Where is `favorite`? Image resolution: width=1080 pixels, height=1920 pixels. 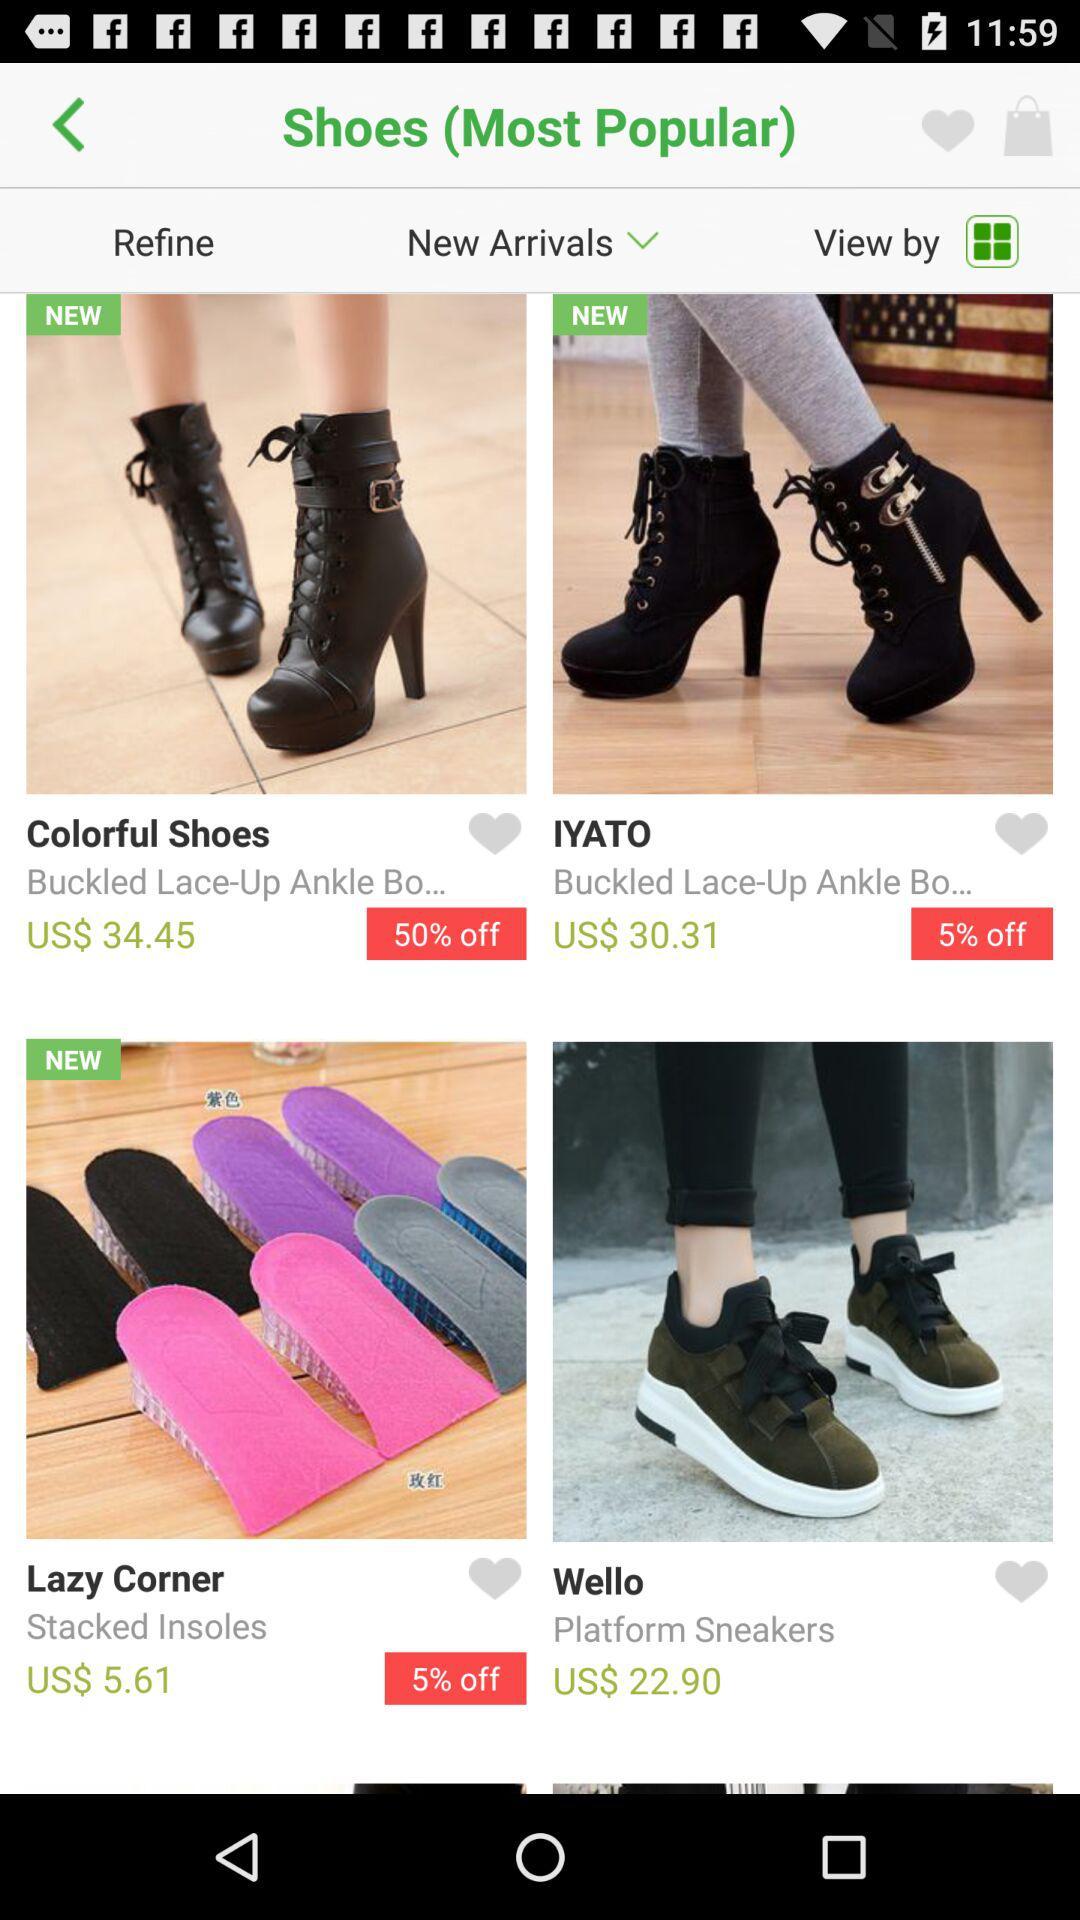
favorite is located at coordinates (1017, 857).